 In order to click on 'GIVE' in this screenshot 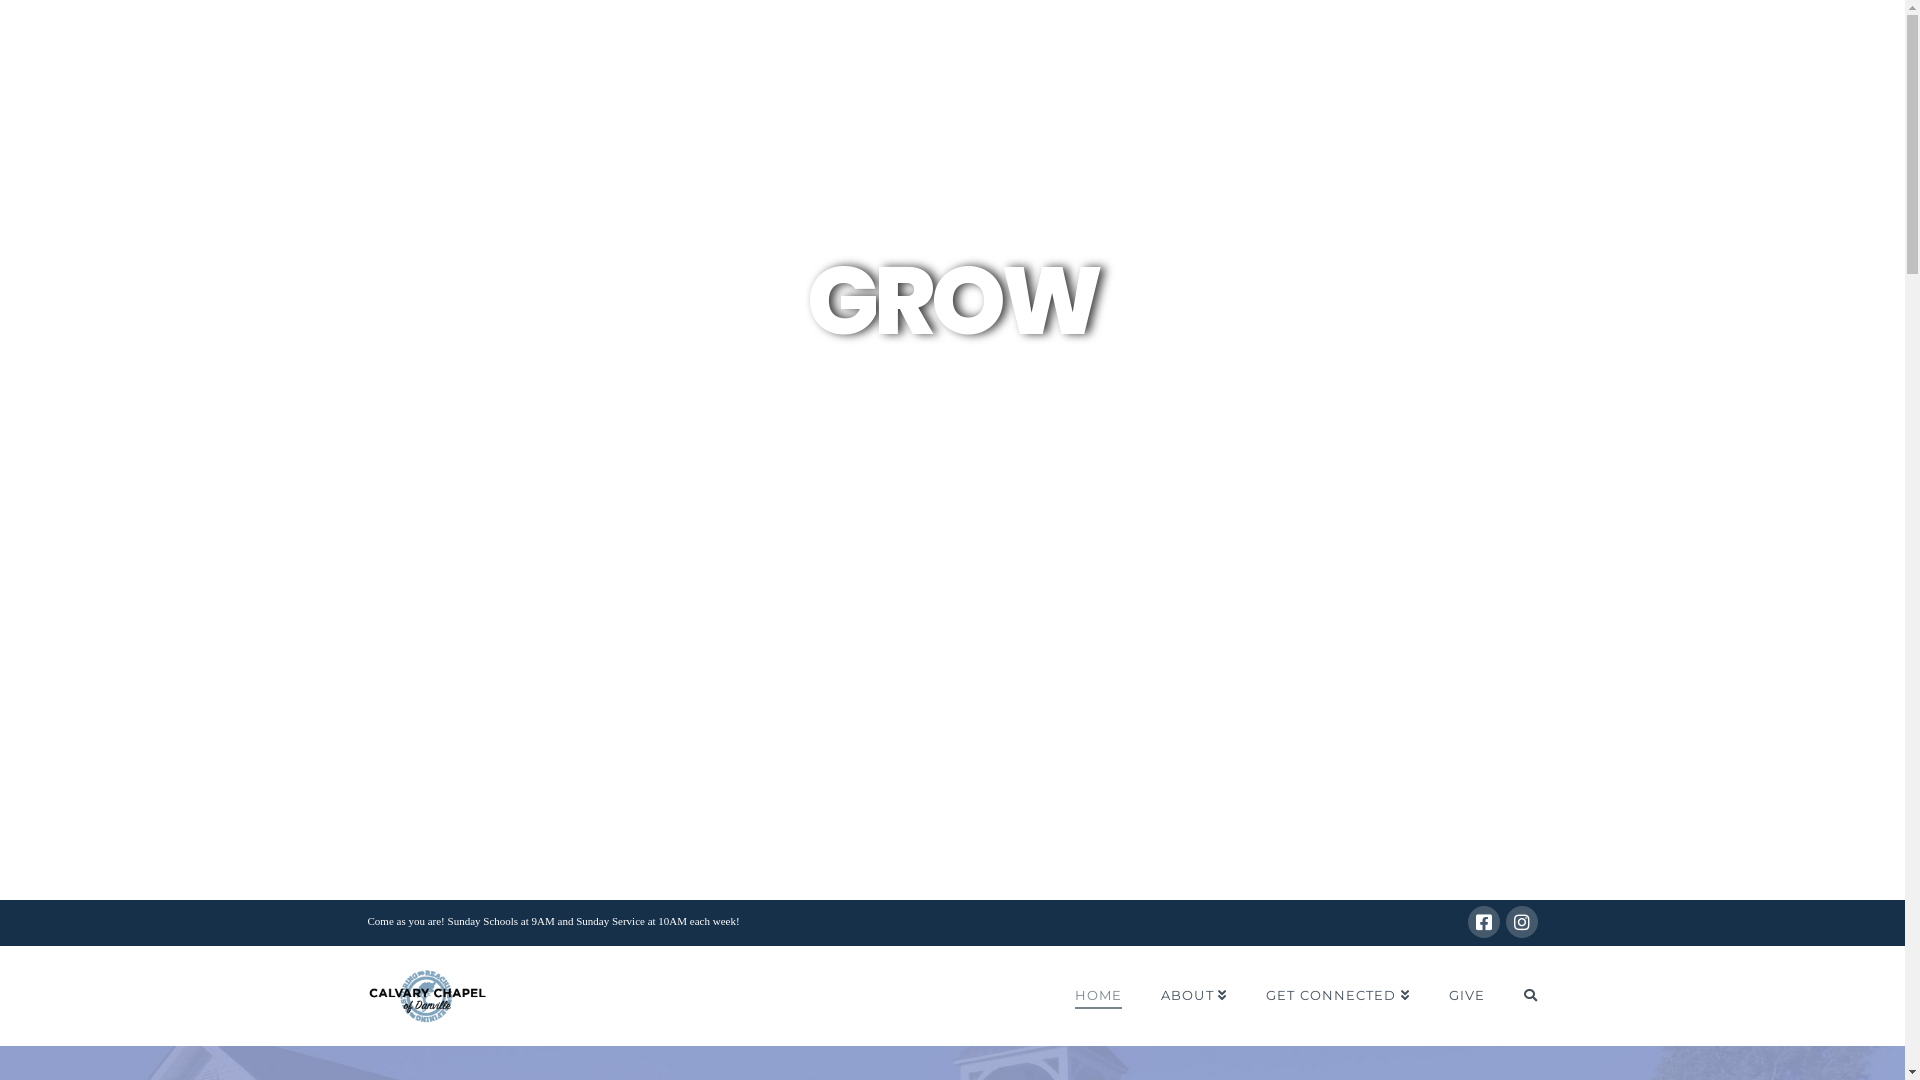, I will do `click(1428, 995)`.